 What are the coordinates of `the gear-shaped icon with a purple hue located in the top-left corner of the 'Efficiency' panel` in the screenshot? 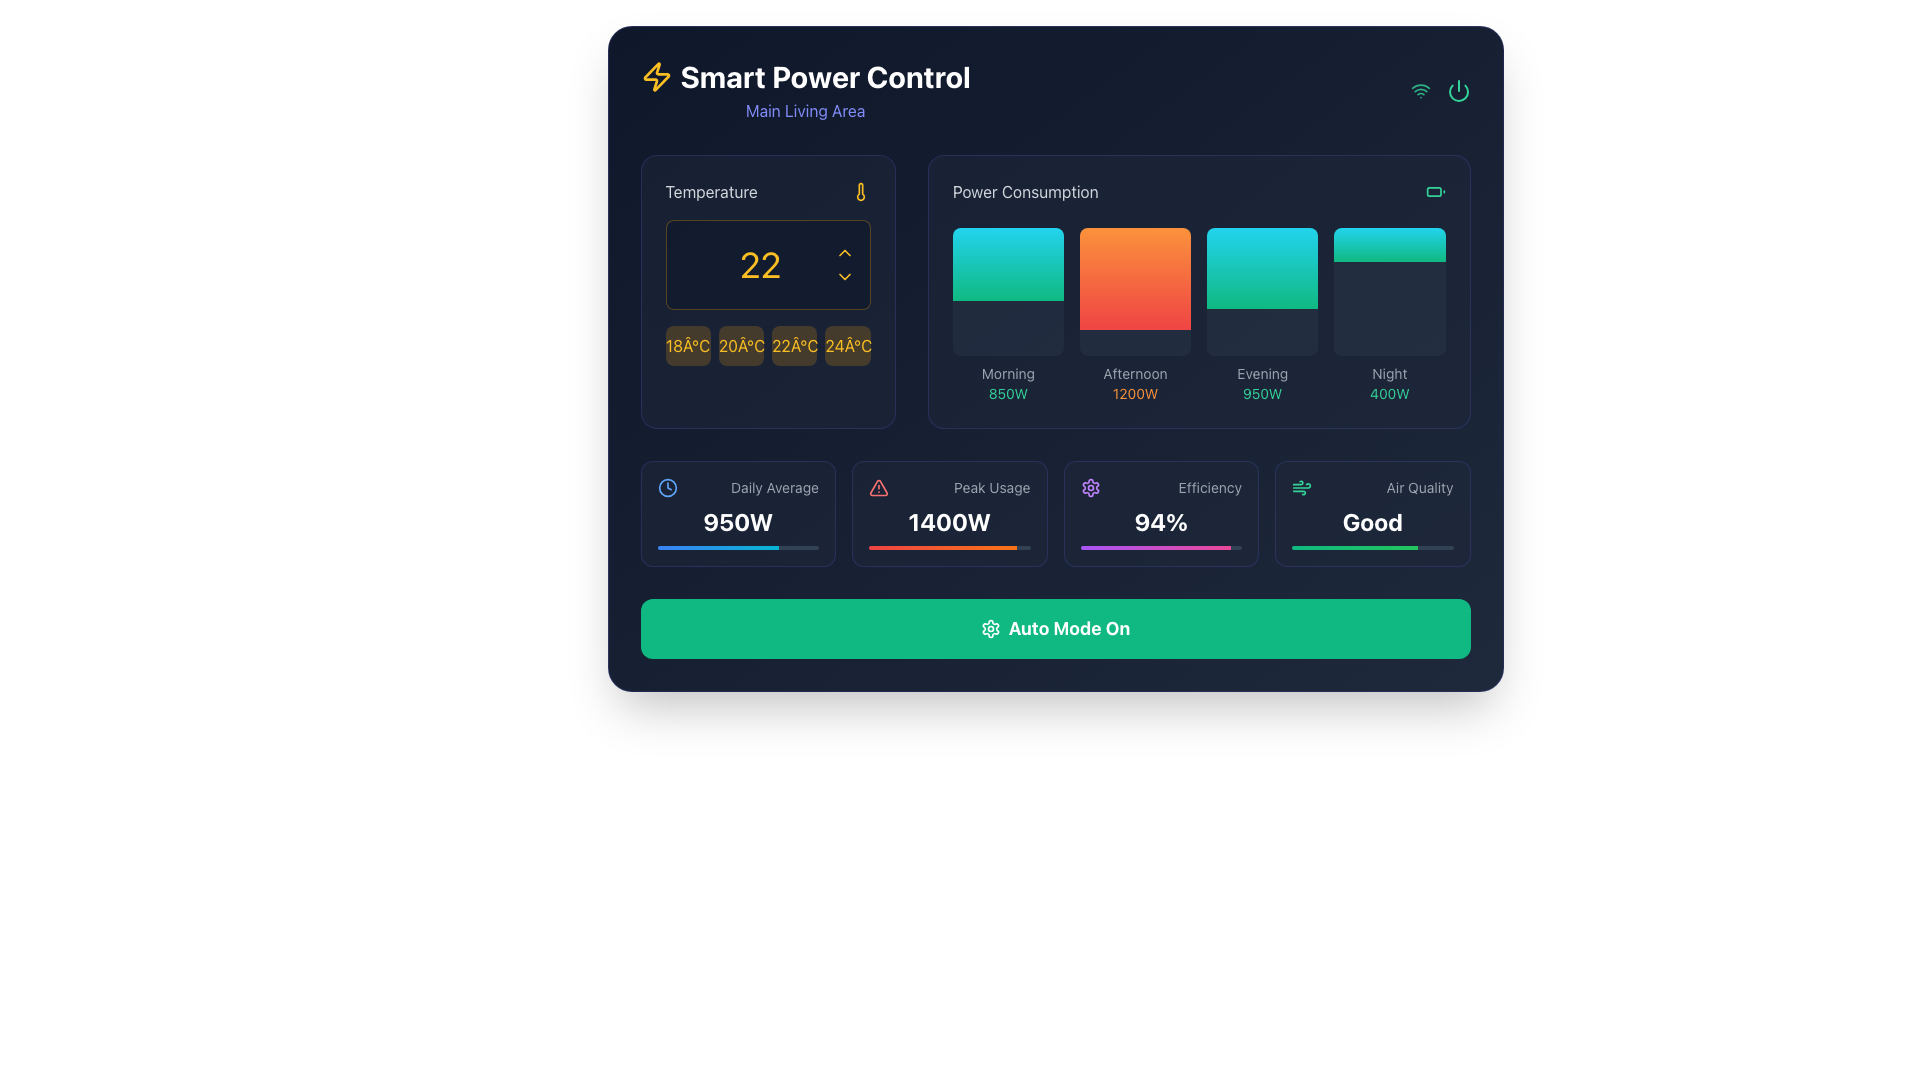 It's located at (1089, 488).